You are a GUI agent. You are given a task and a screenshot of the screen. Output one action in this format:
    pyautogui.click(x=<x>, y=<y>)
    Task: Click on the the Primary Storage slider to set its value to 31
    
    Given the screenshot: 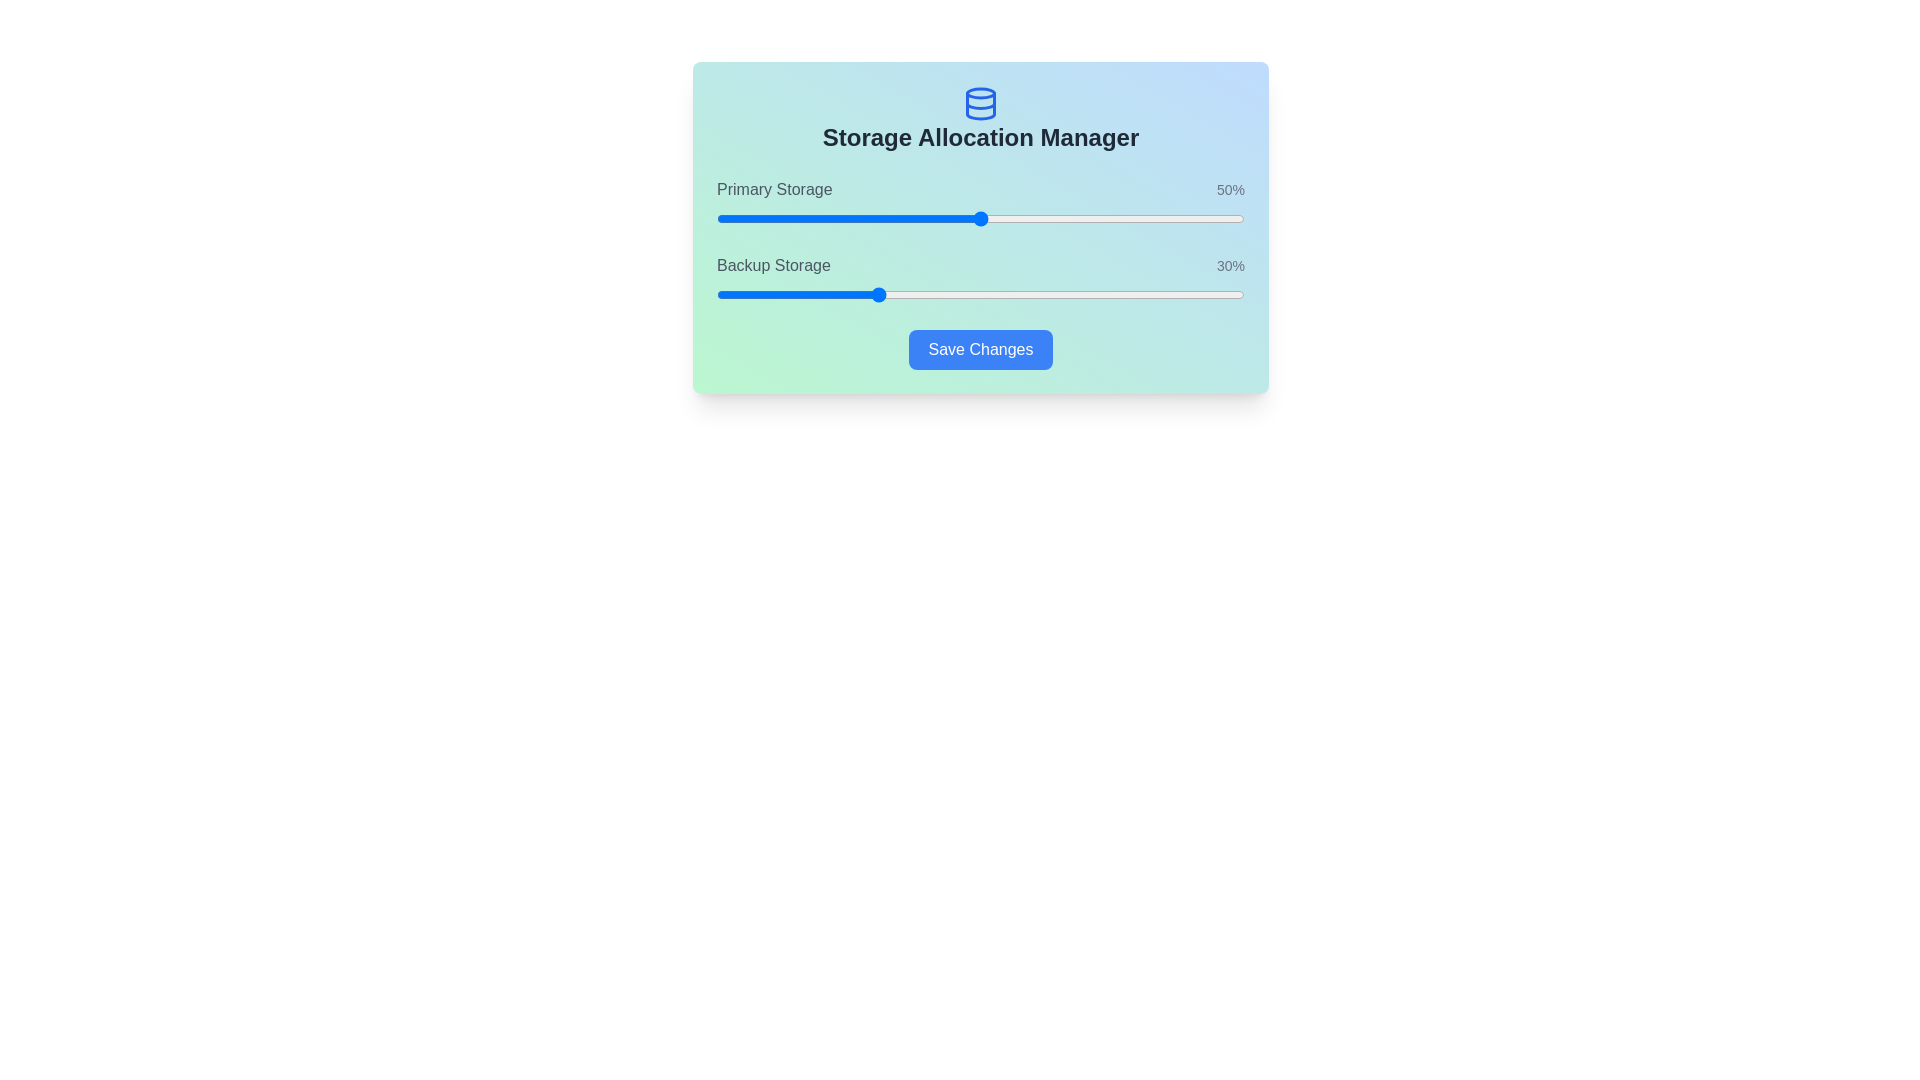 What is the action you would take?
    pyautogui.click(x=880, y=219)
    